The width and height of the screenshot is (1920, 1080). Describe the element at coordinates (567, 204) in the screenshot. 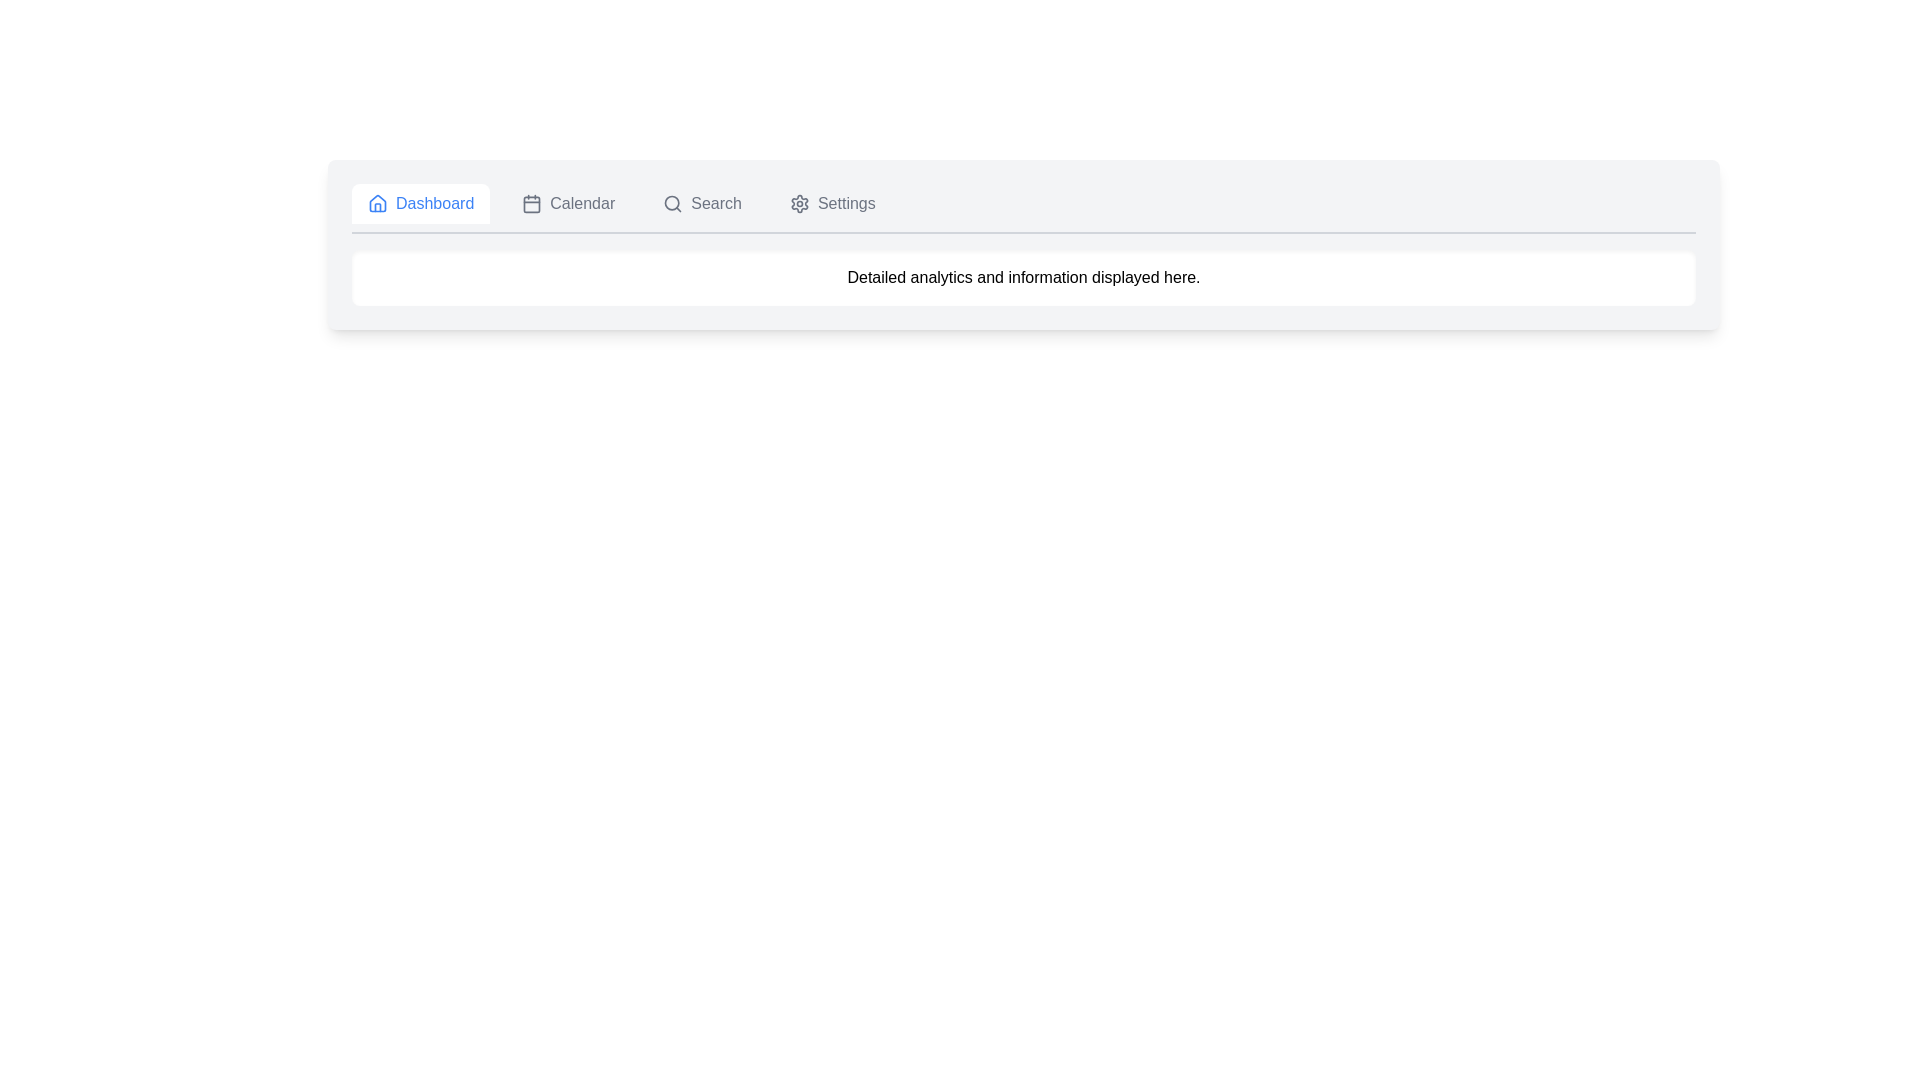

I see `the 'Calendar' button, which features a calendar icon on the left and is located between 'Dashboard' and 'Search' in the navigation toolbar` at that location.